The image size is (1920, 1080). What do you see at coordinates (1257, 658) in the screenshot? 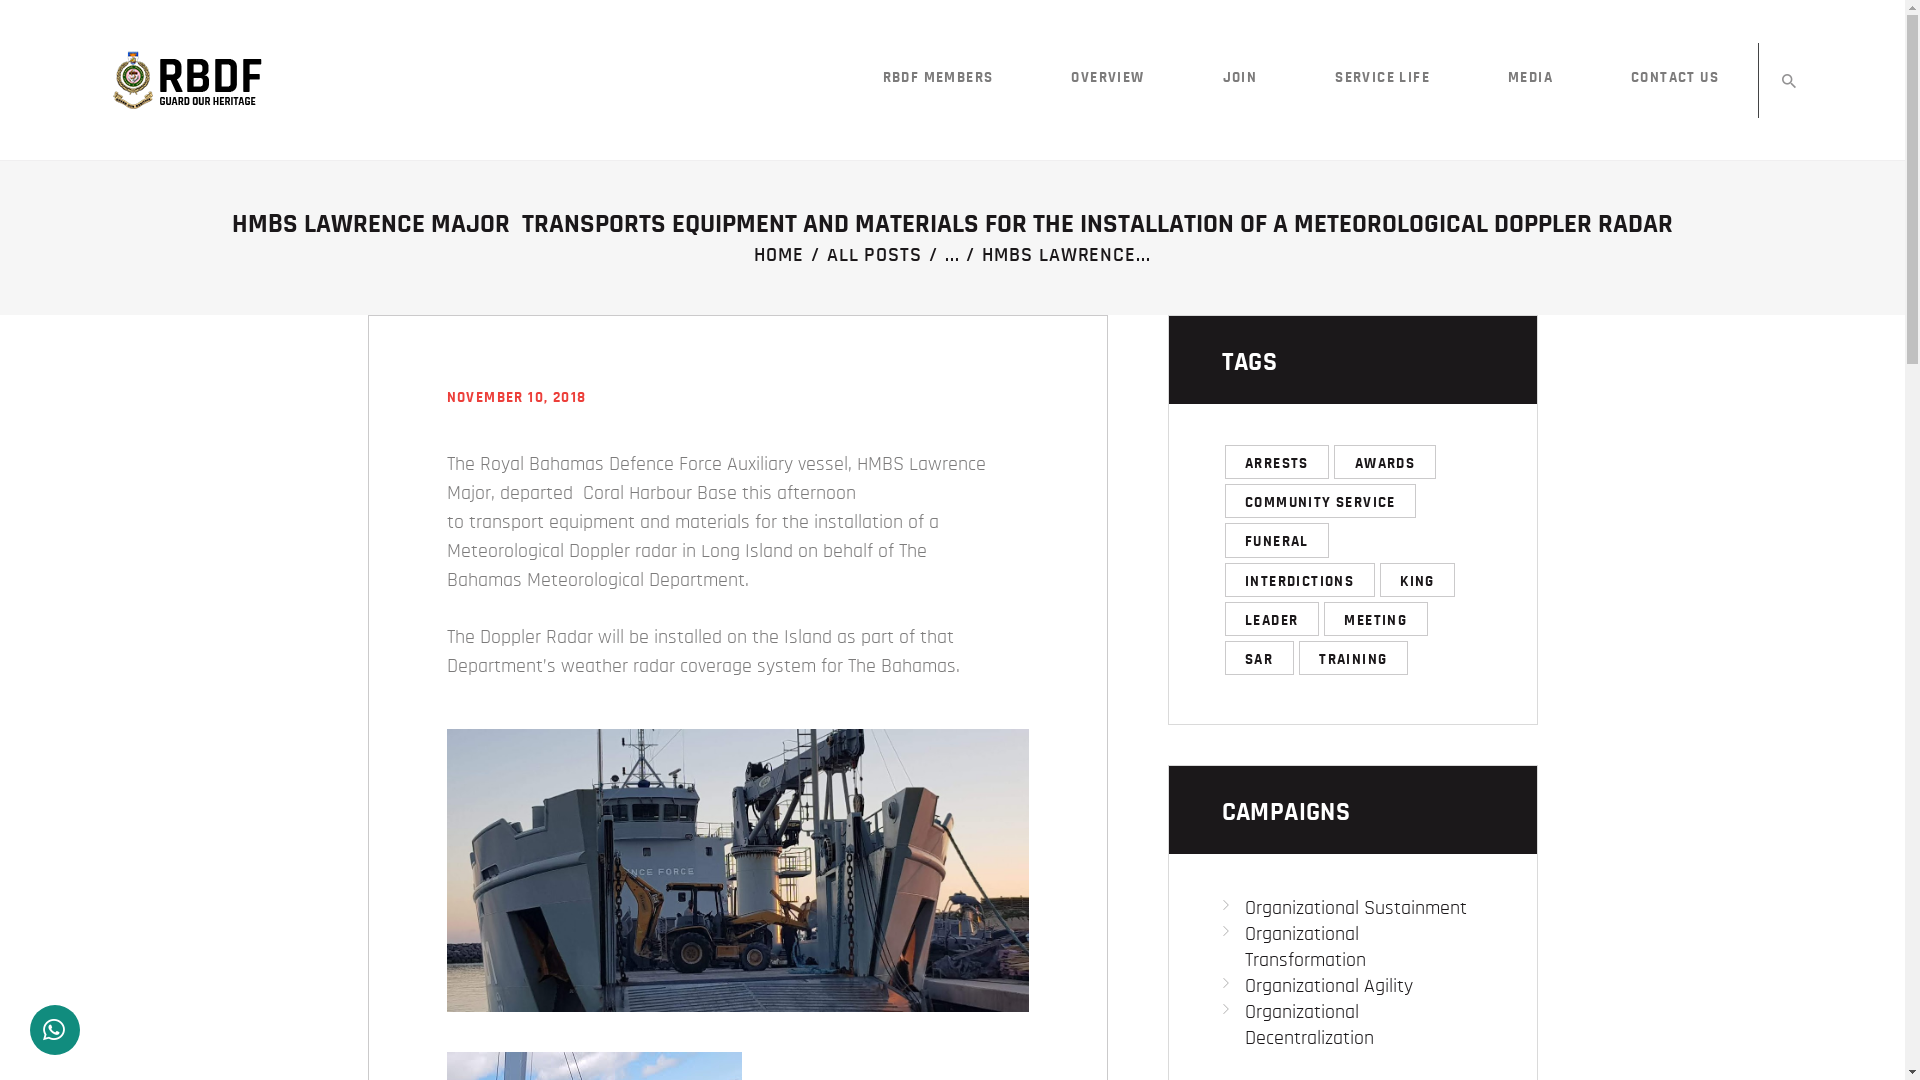
I see `'SAR'` at bounding box center [1257, 658].